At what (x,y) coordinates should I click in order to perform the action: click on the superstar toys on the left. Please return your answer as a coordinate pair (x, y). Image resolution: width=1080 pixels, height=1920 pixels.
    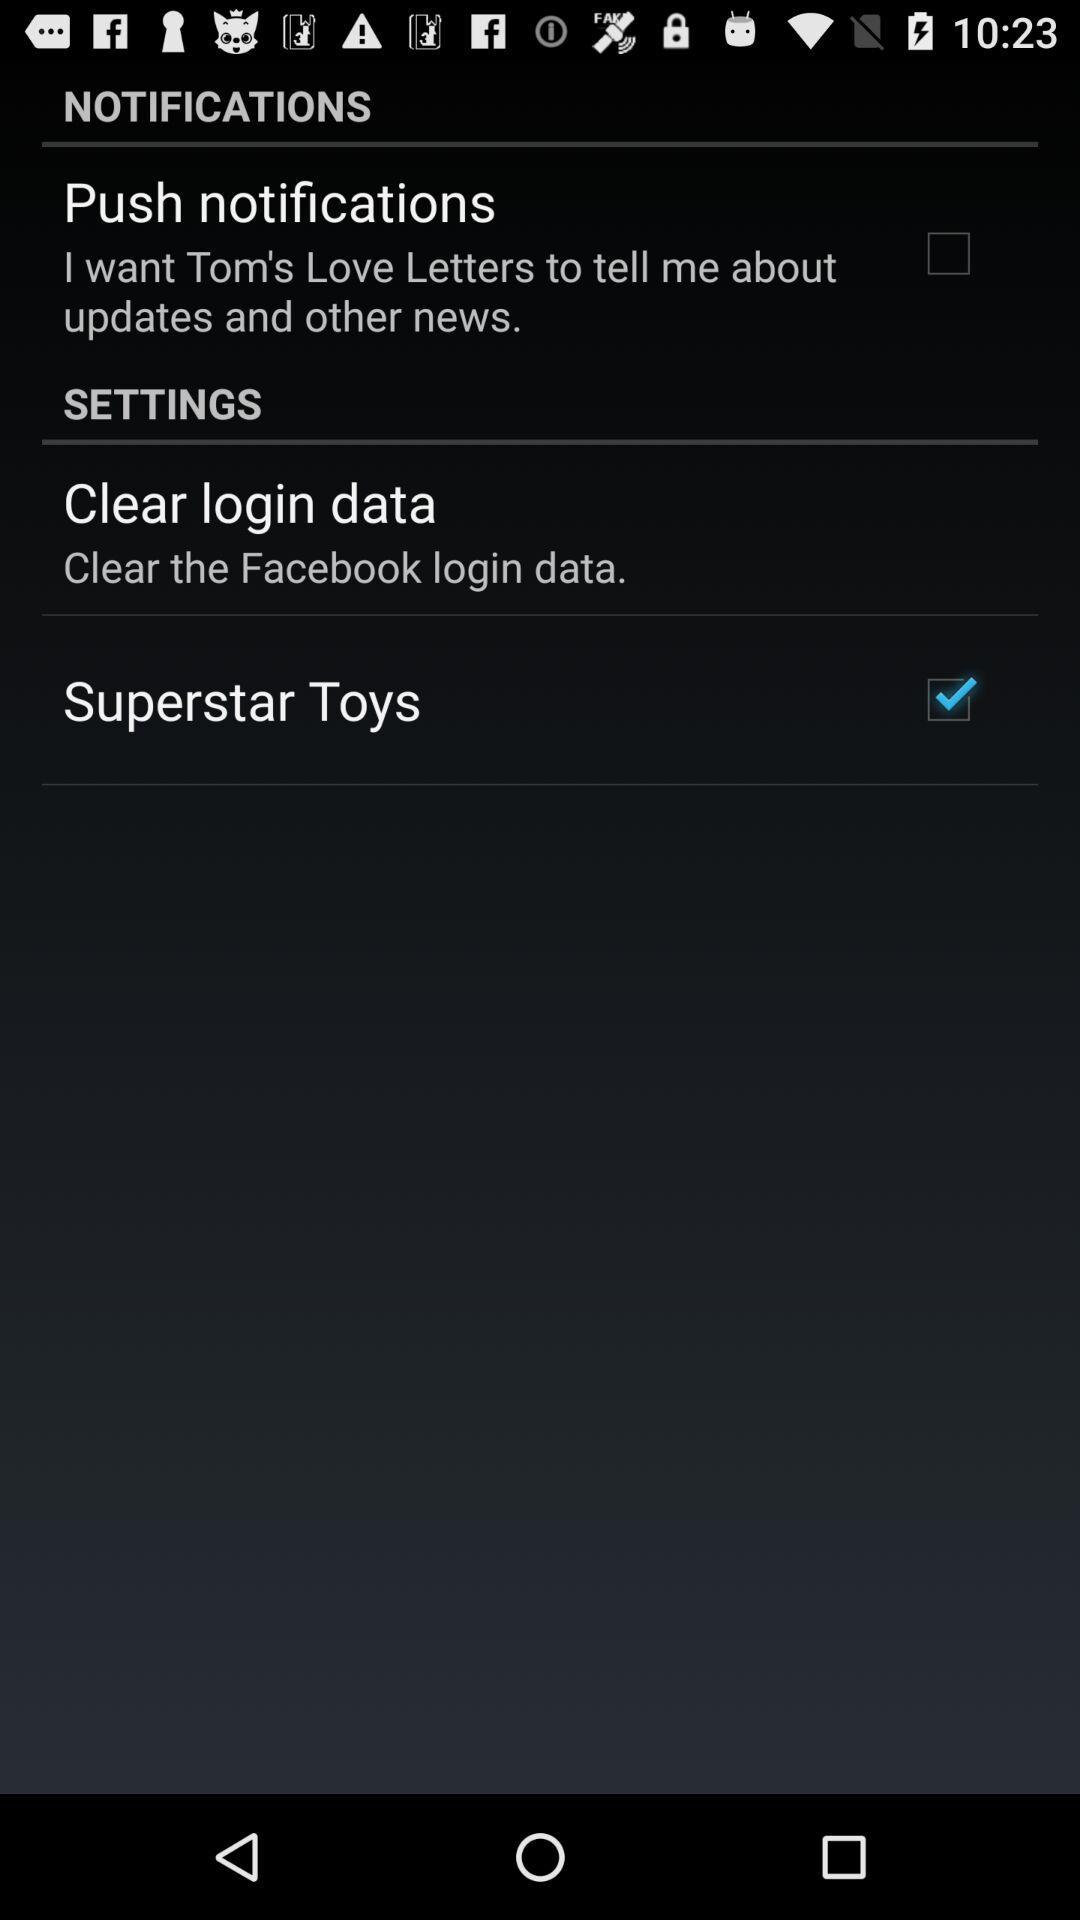
    Looking at the image, I should click on (241, 699).